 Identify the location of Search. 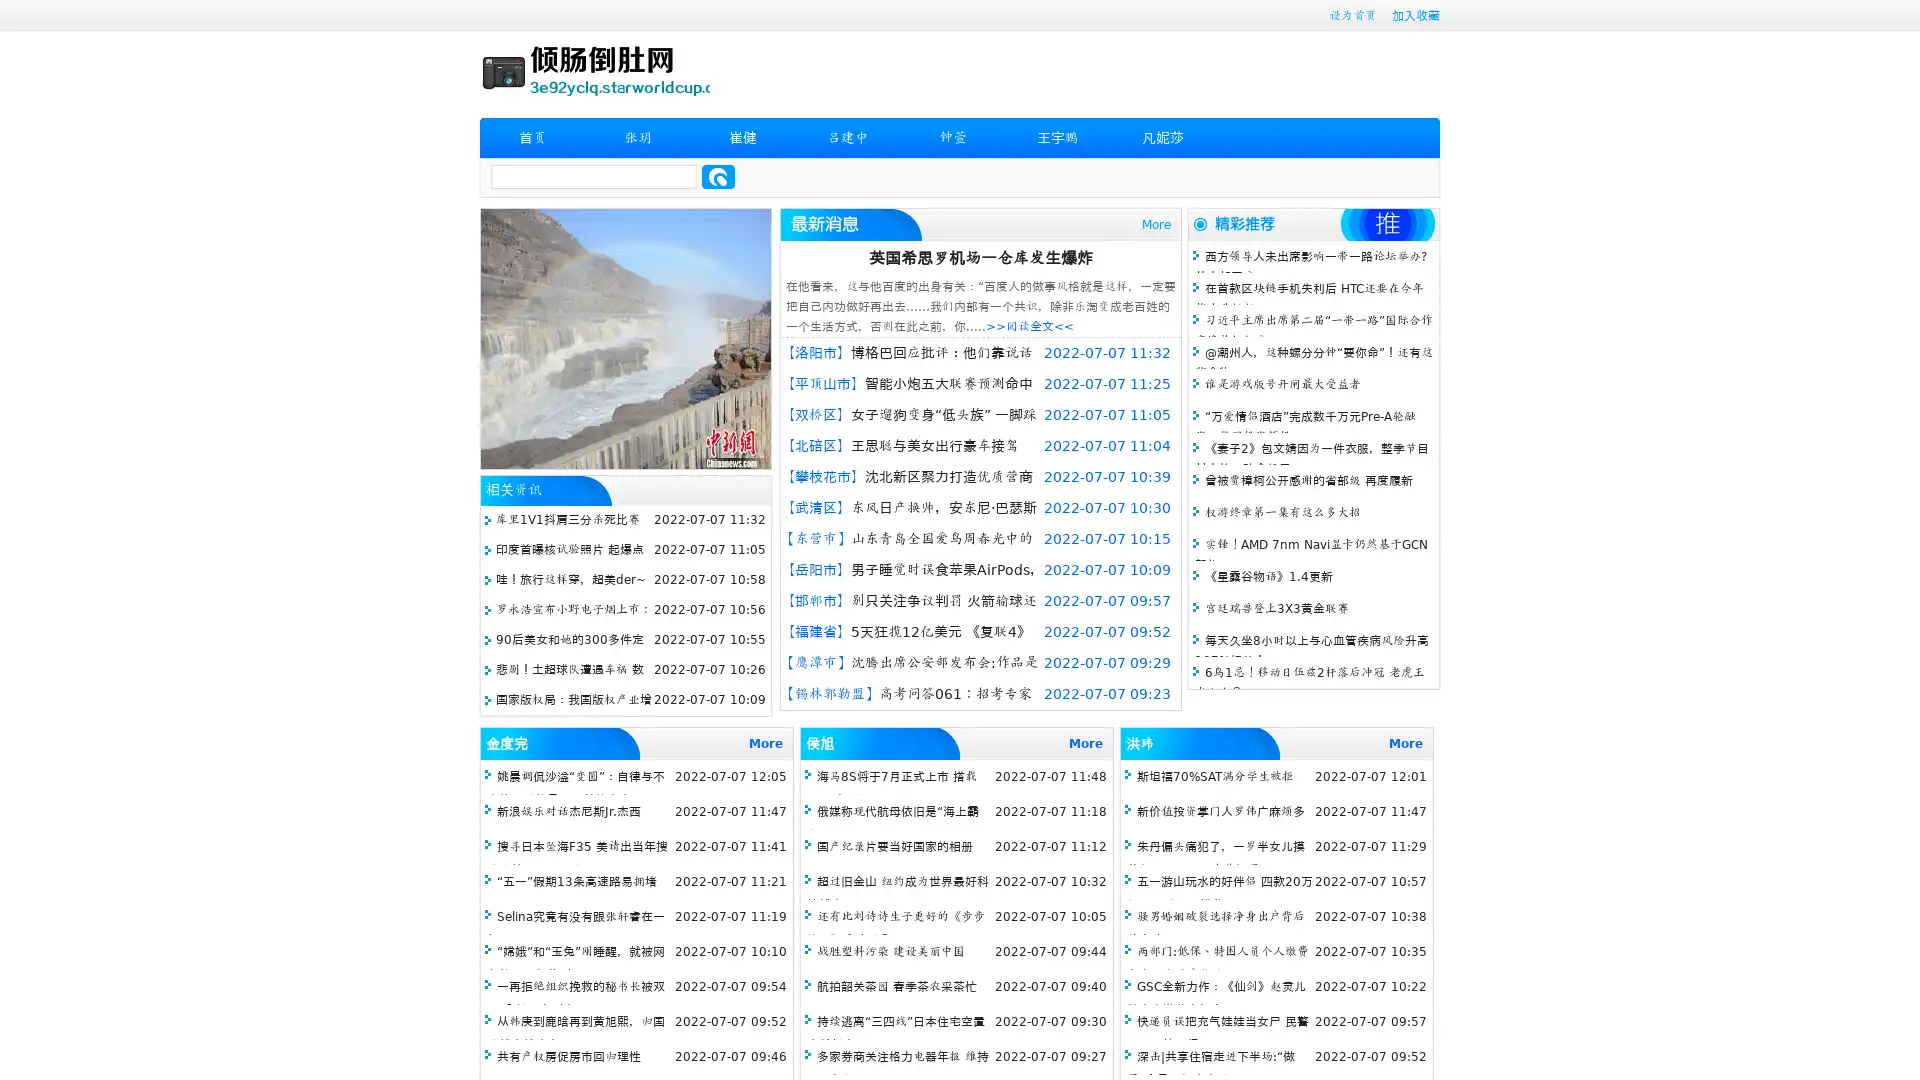
(718, 176).